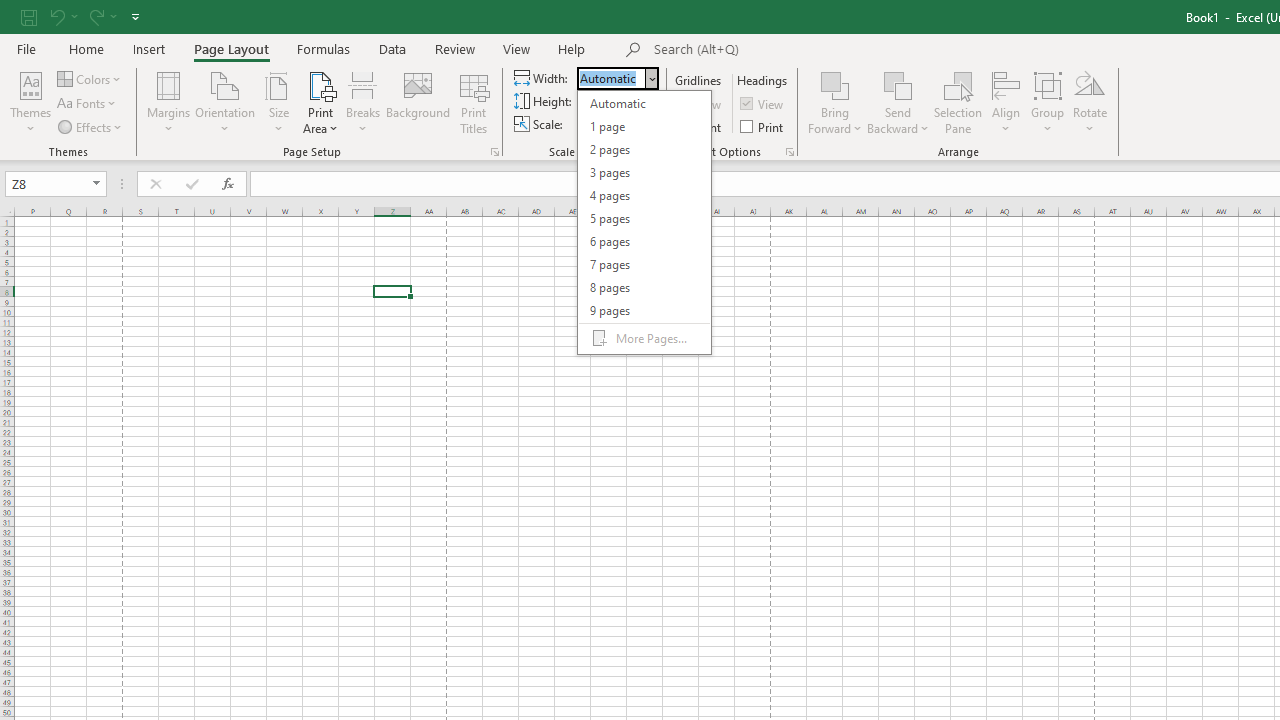 This screenshot has height=720, width=1280. I want to click on 'More Pages...', so click(644, 337).